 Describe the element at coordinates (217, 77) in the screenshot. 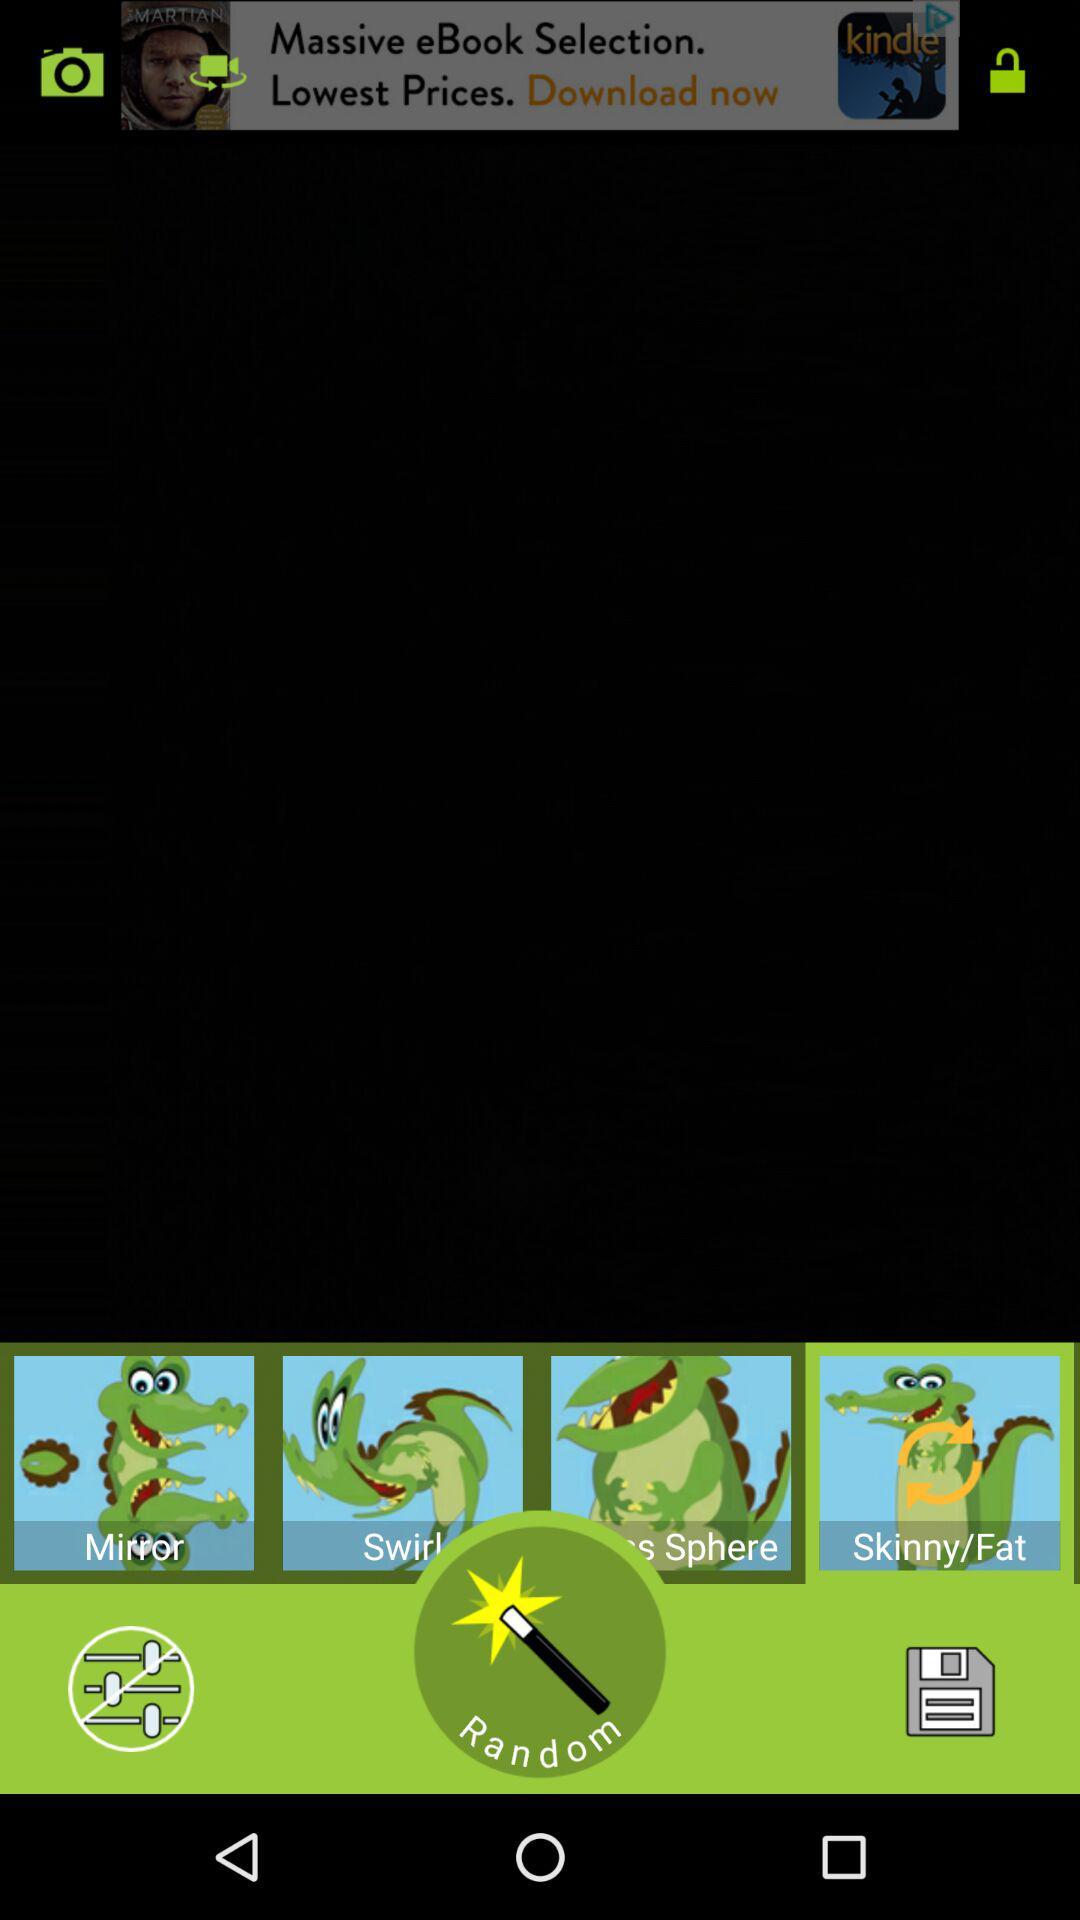

I see `the videocam icon` at that location.